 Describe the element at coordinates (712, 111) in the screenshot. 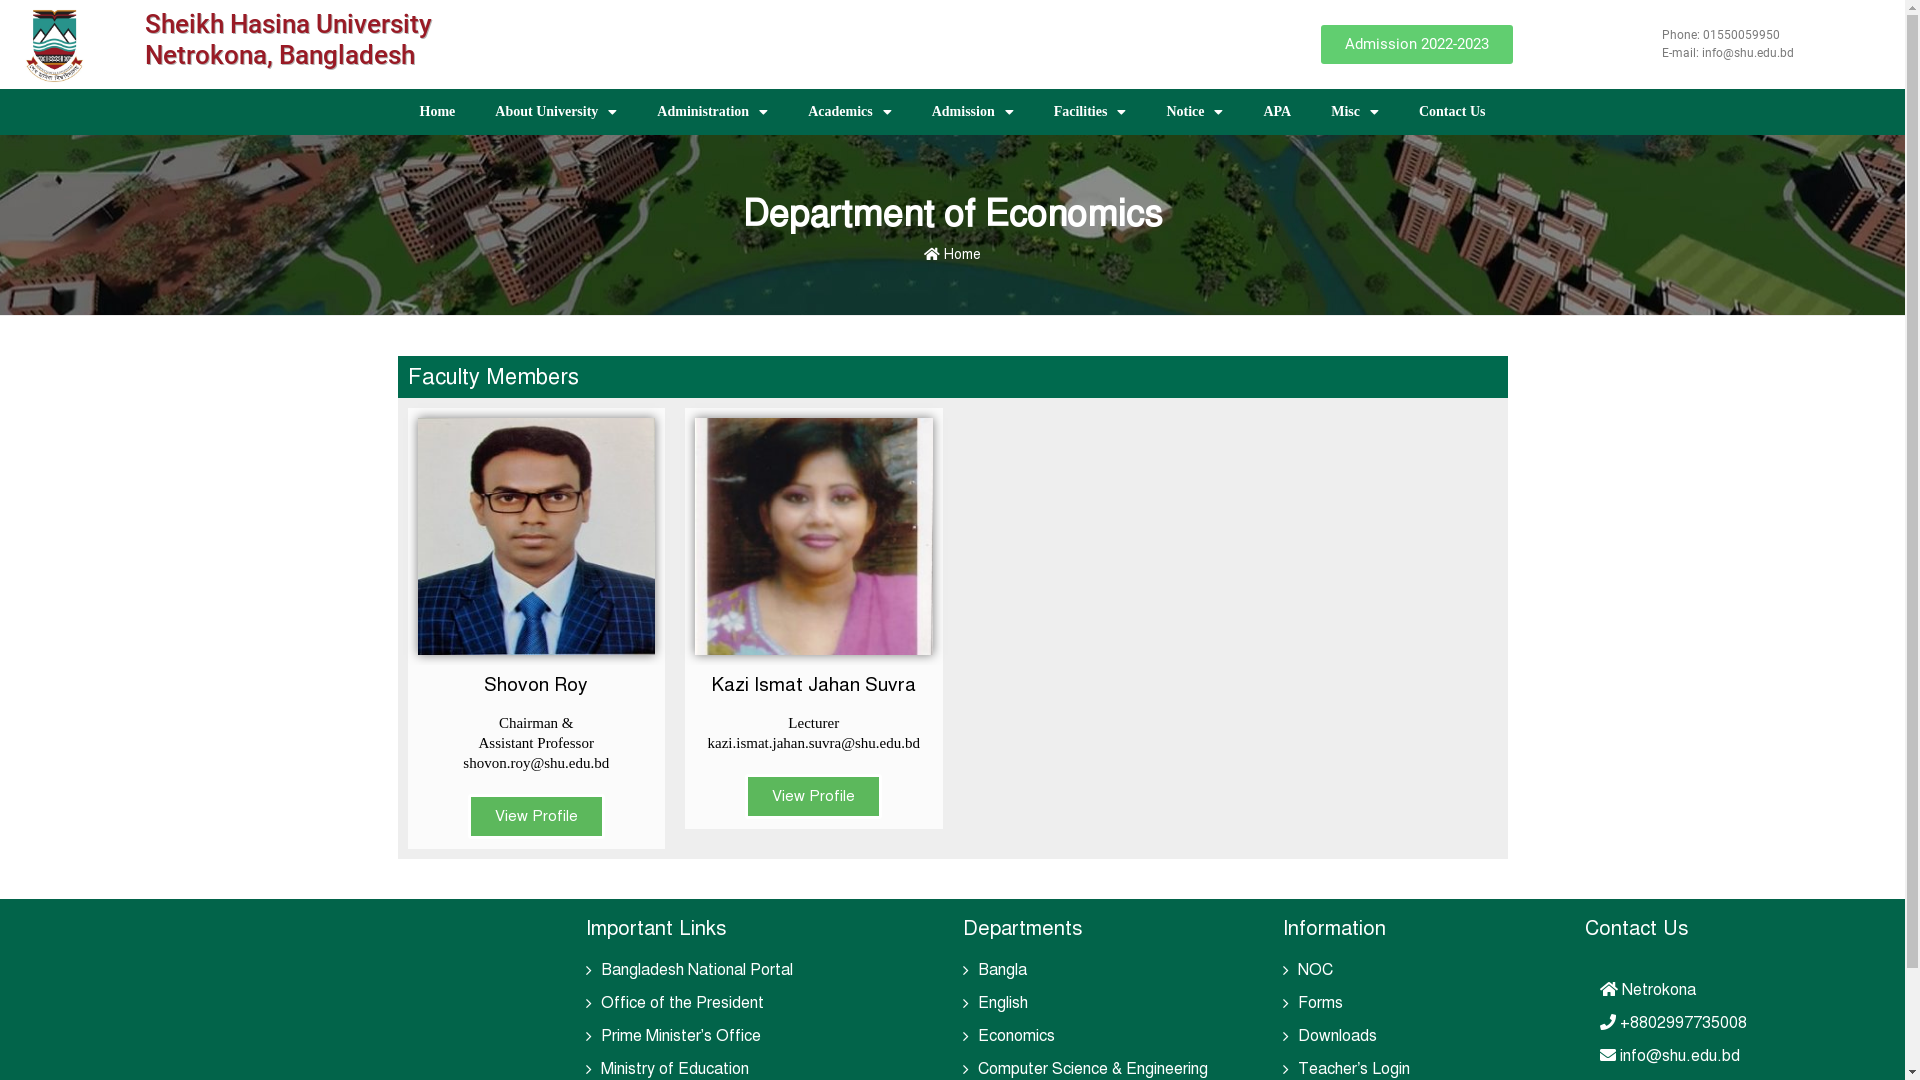

I see `'Administration'` at that location.